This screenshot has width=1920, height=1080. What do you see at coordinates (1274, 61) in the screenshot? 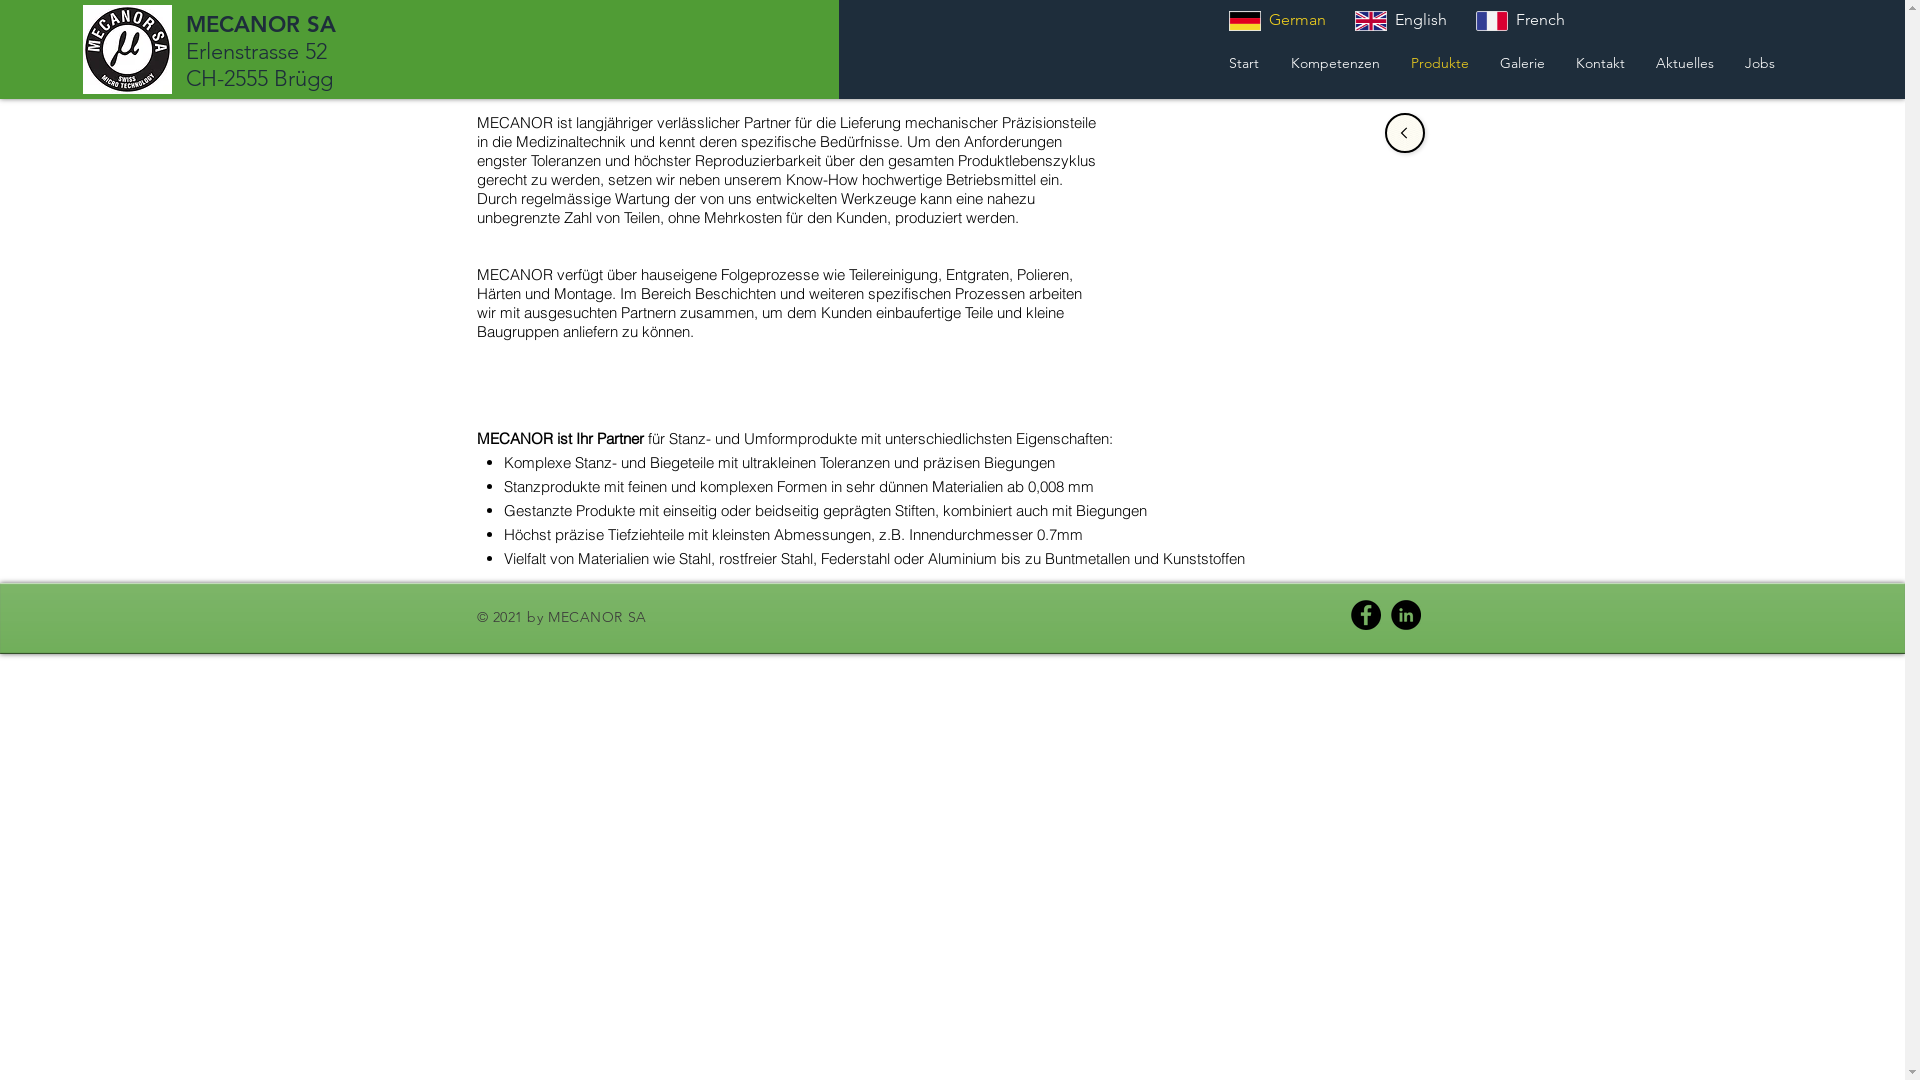
I see `'Kompetenzen'` at bounding box center [1274, 61].